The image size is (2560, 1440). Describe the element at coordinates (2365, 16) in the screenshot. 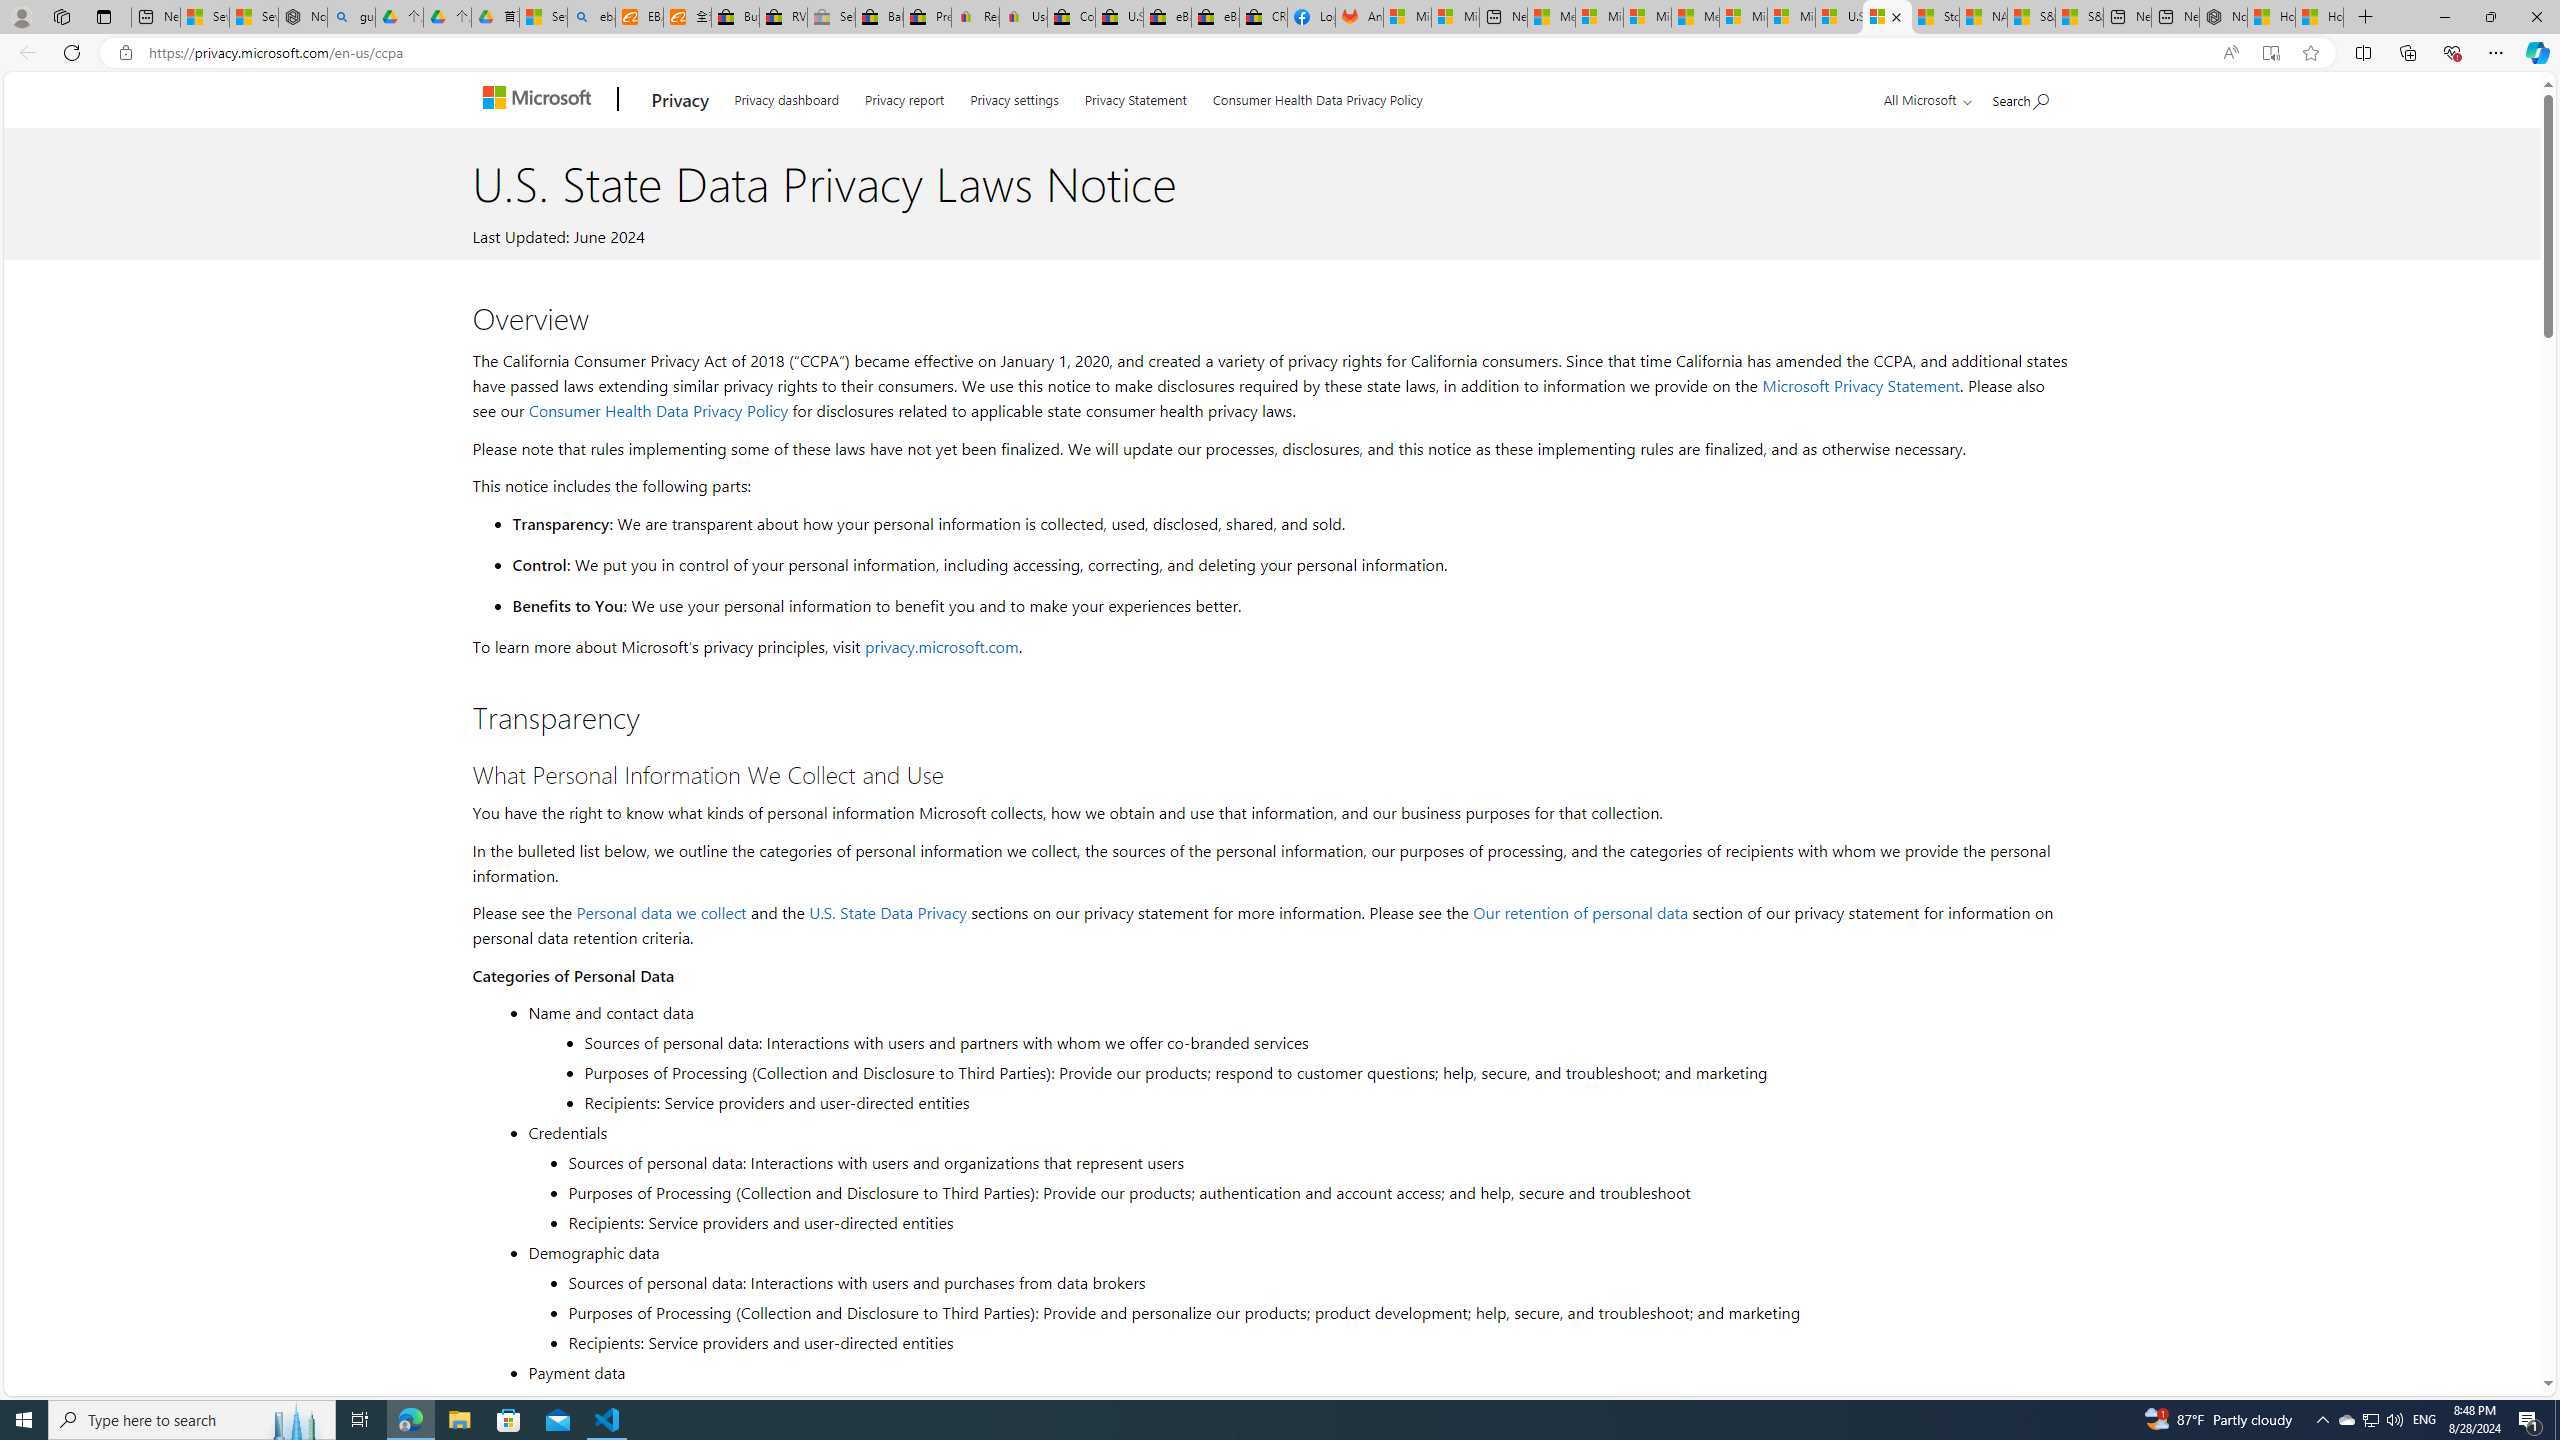

I see `'New Tab'` at that location.